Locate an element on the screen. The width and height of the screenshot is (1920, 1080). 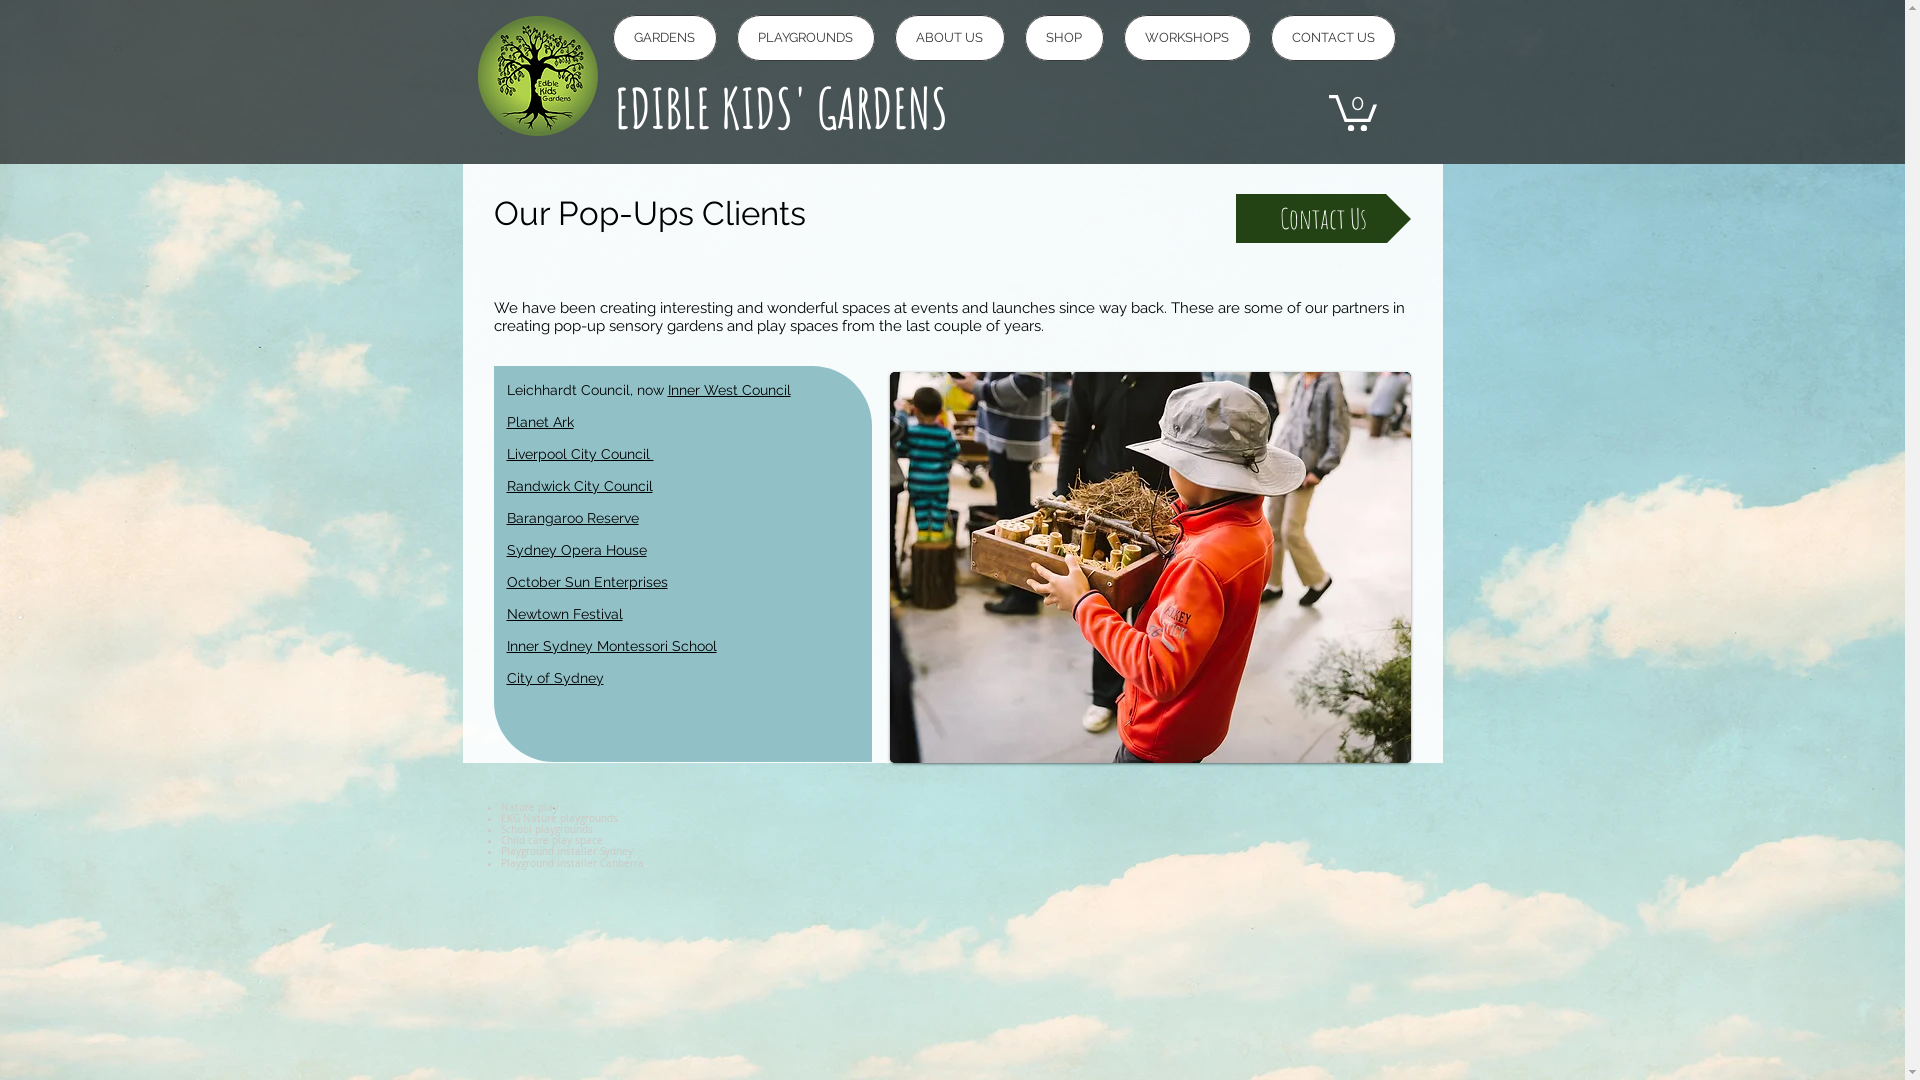
'0' is located at coordinates (1352, 111).